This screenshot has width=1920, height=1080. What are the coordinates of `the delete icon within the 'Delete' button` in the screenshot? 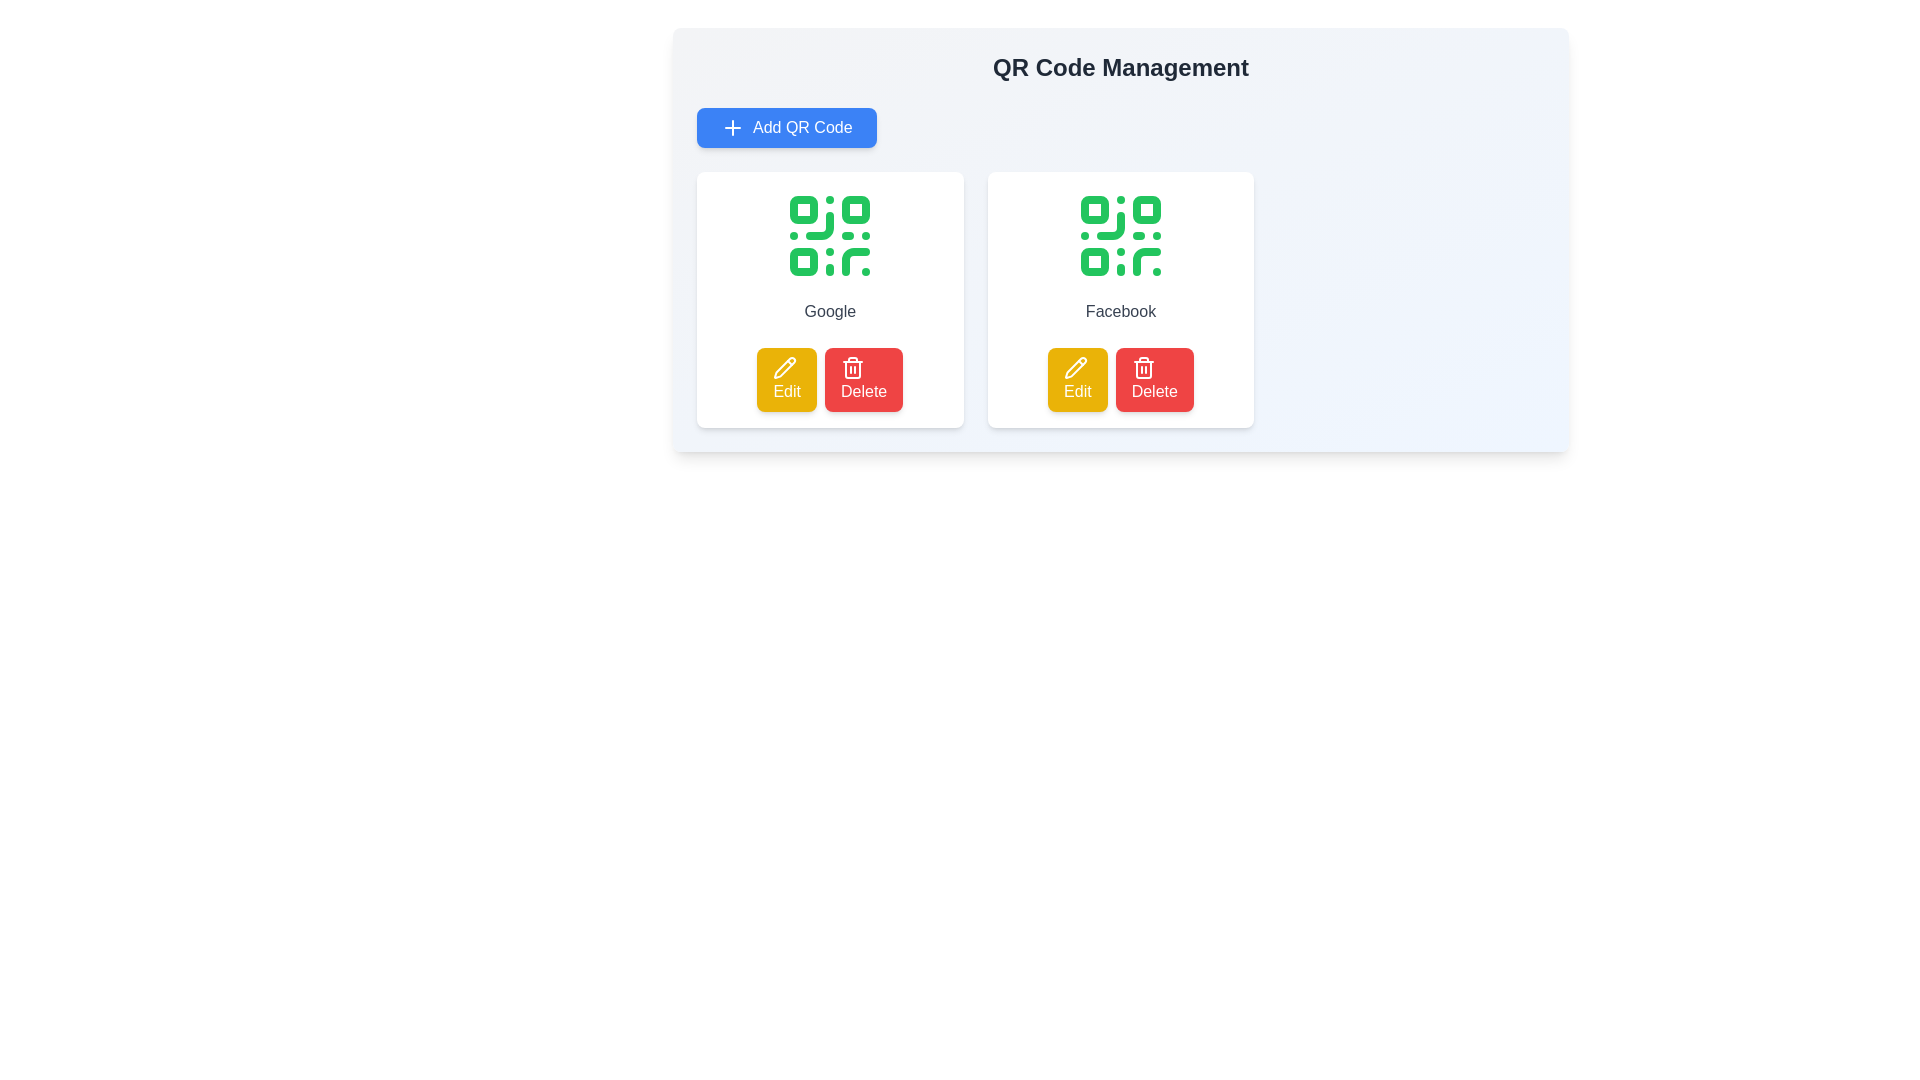 It's located at (1143, 367).